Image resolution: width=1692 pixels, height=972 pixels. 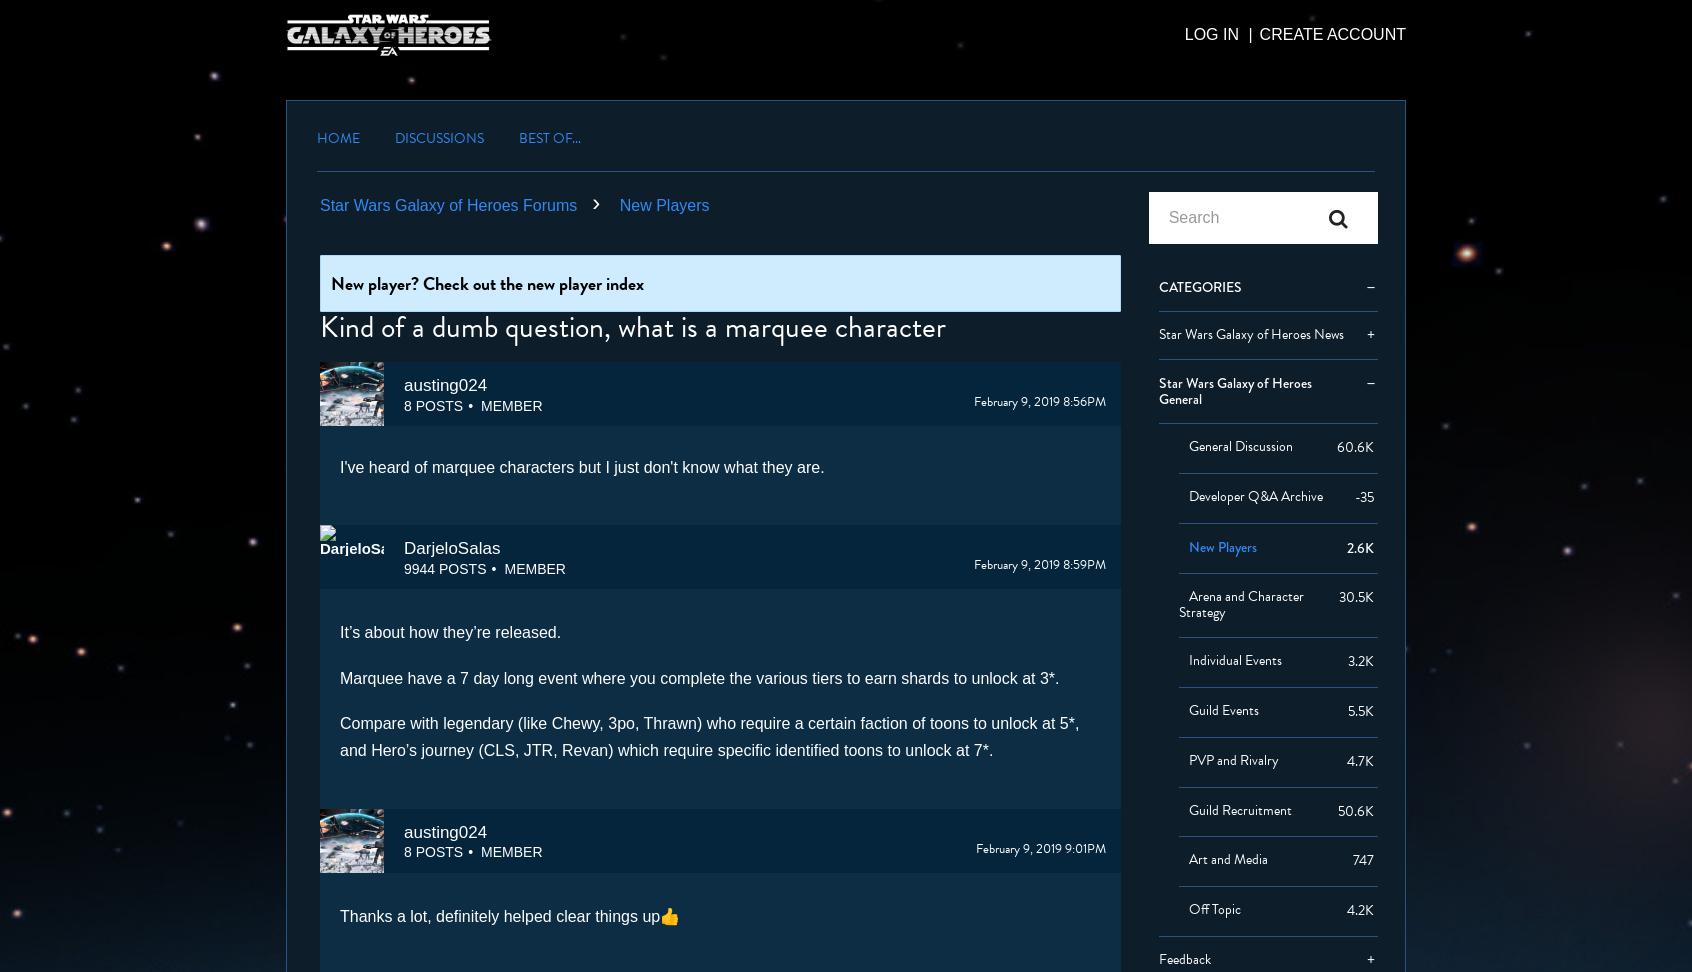 What do you see at coordinates (509, 915) in the screenshot?
I see `'Thanks a lot, definitely helped clear things up👍'` at bounding box center [509, 915].